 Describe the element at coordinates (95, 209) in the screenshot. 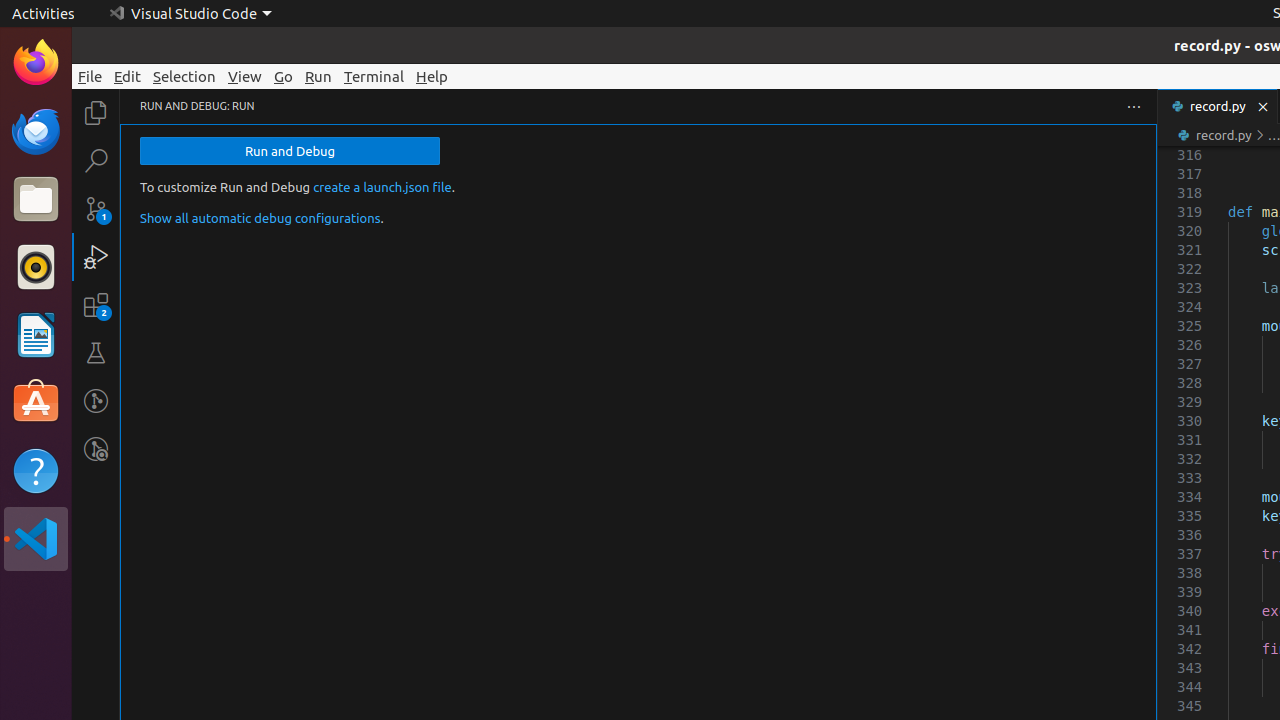

I see `'Source Control (Ctrl+Shift+G G) - 1 pending changes Source Control (Ctrl+Shift+G G) - 1 pending changes'` at that location.